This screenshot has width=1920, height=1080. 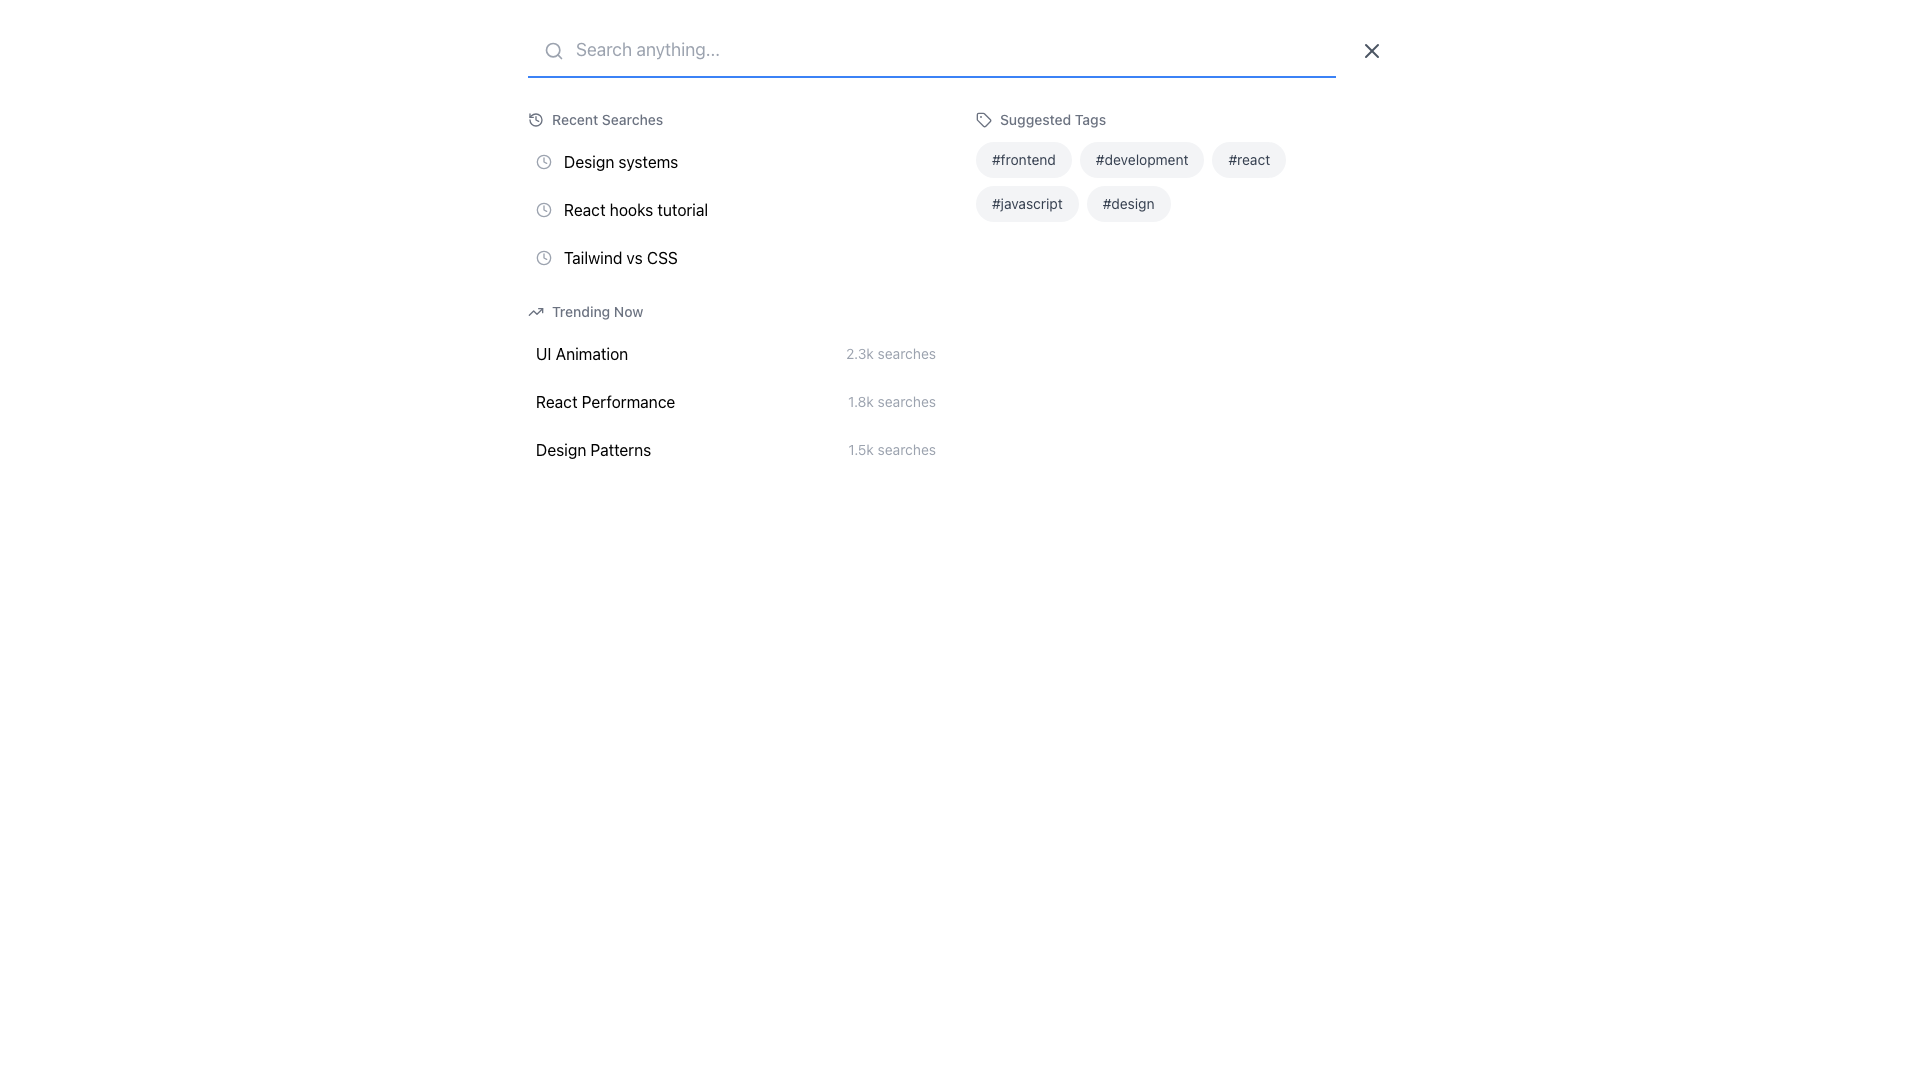 What do you see at coordinates (1248, 158) in the screenshot?
I see `the third button labeled 'react' in the horizontally laid-out group of suggested tags to filter or categorize content` at bounding box center [1248, 158].